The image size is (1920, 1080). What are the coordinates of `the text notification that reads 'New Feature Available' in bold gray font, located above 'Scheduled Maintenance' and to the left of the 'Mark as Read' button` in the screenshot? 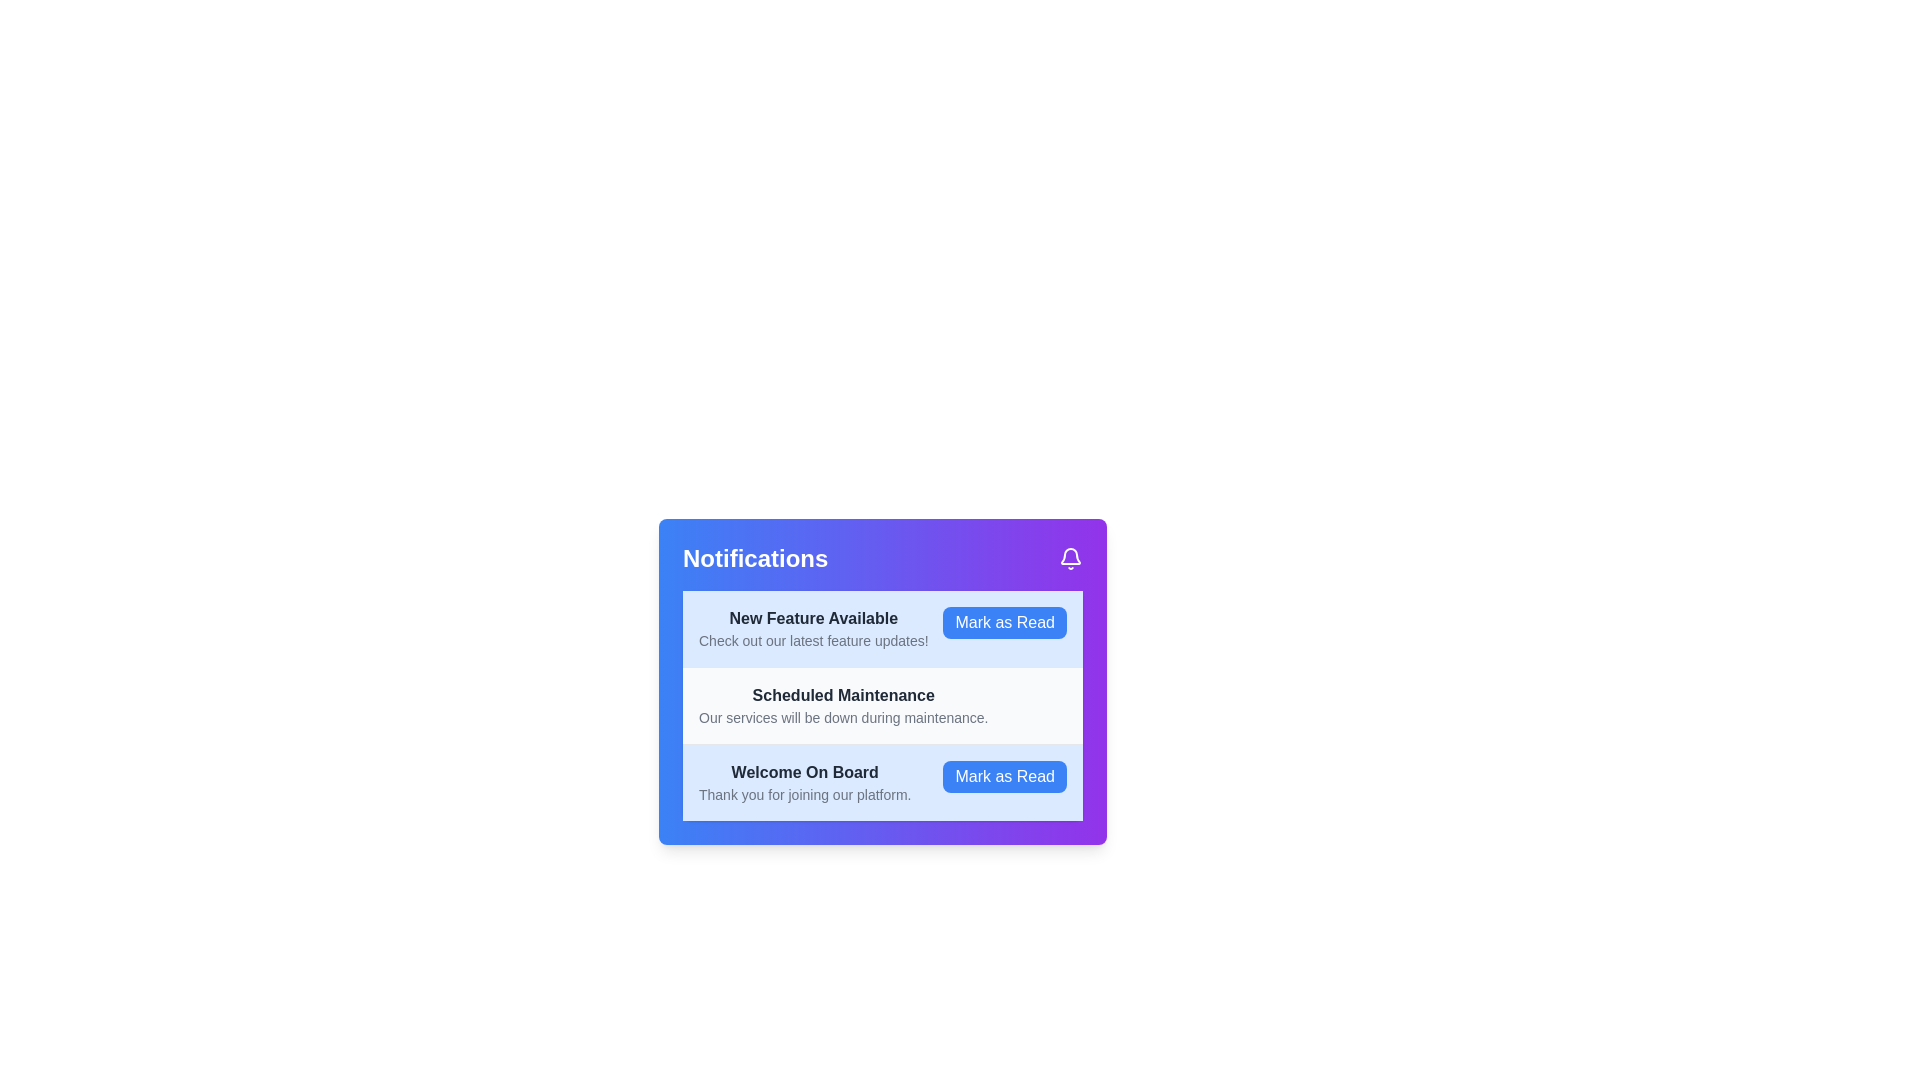 It's located at (813, 627).